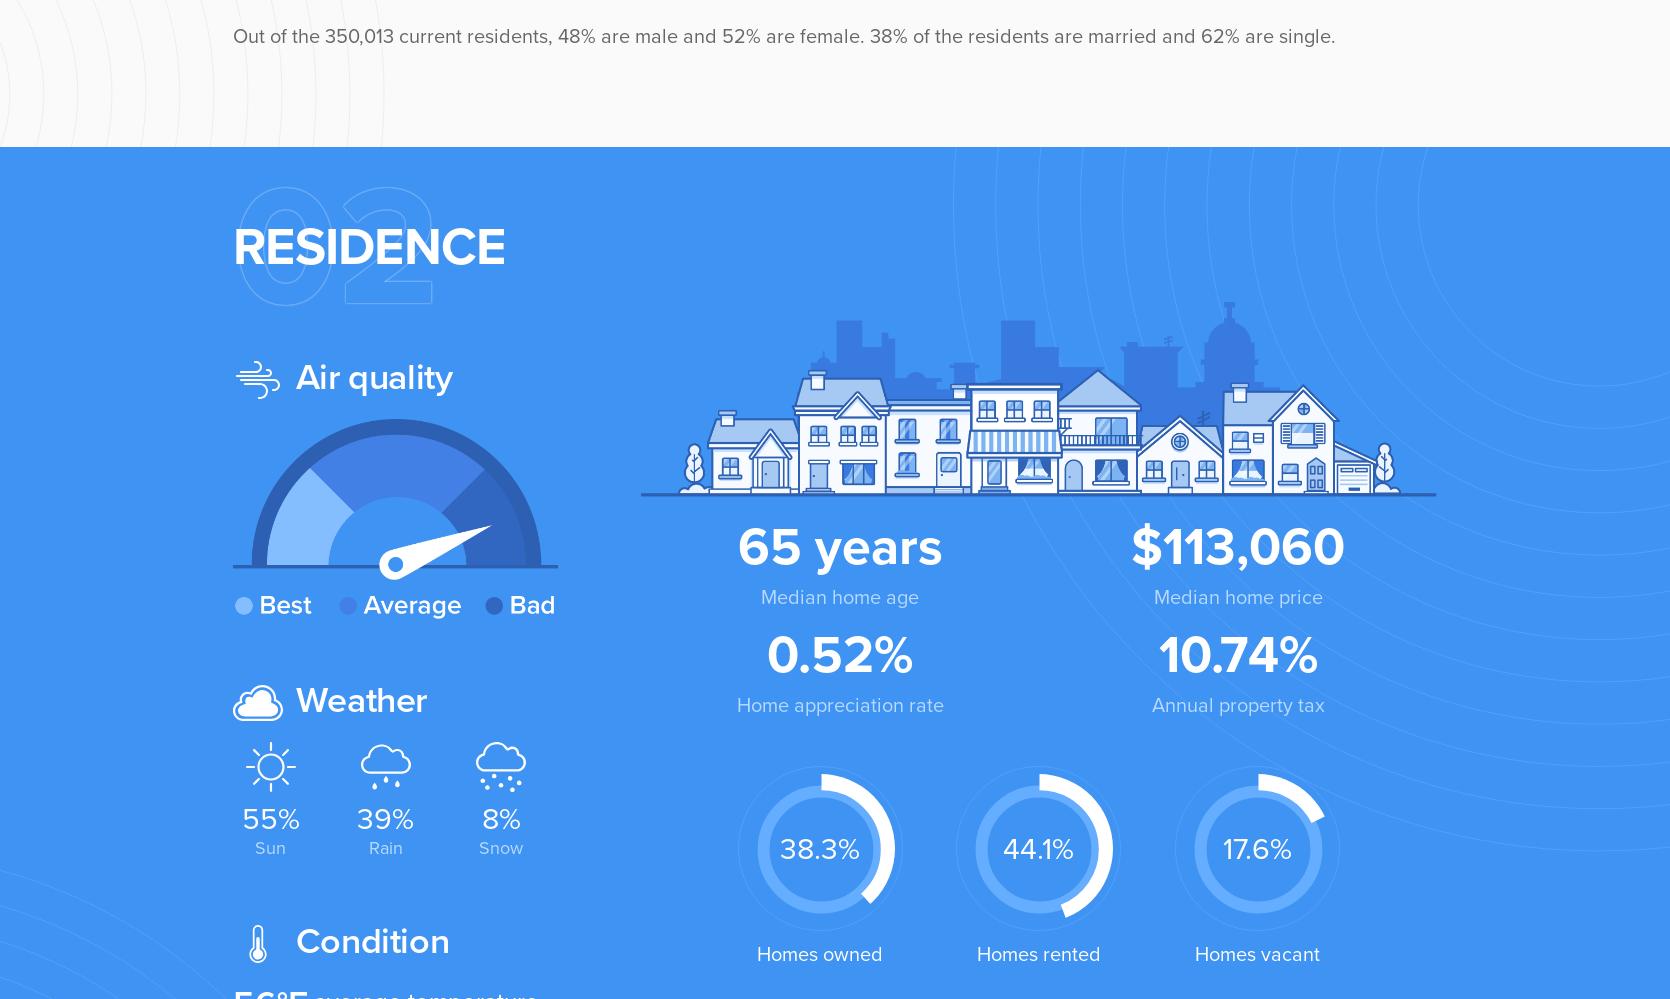 This screenshot has width=1670, height=999. What do you see at coordinates (368, 940) in the screenshot?
I see `'Condition'` at bounding box center [368, 940].